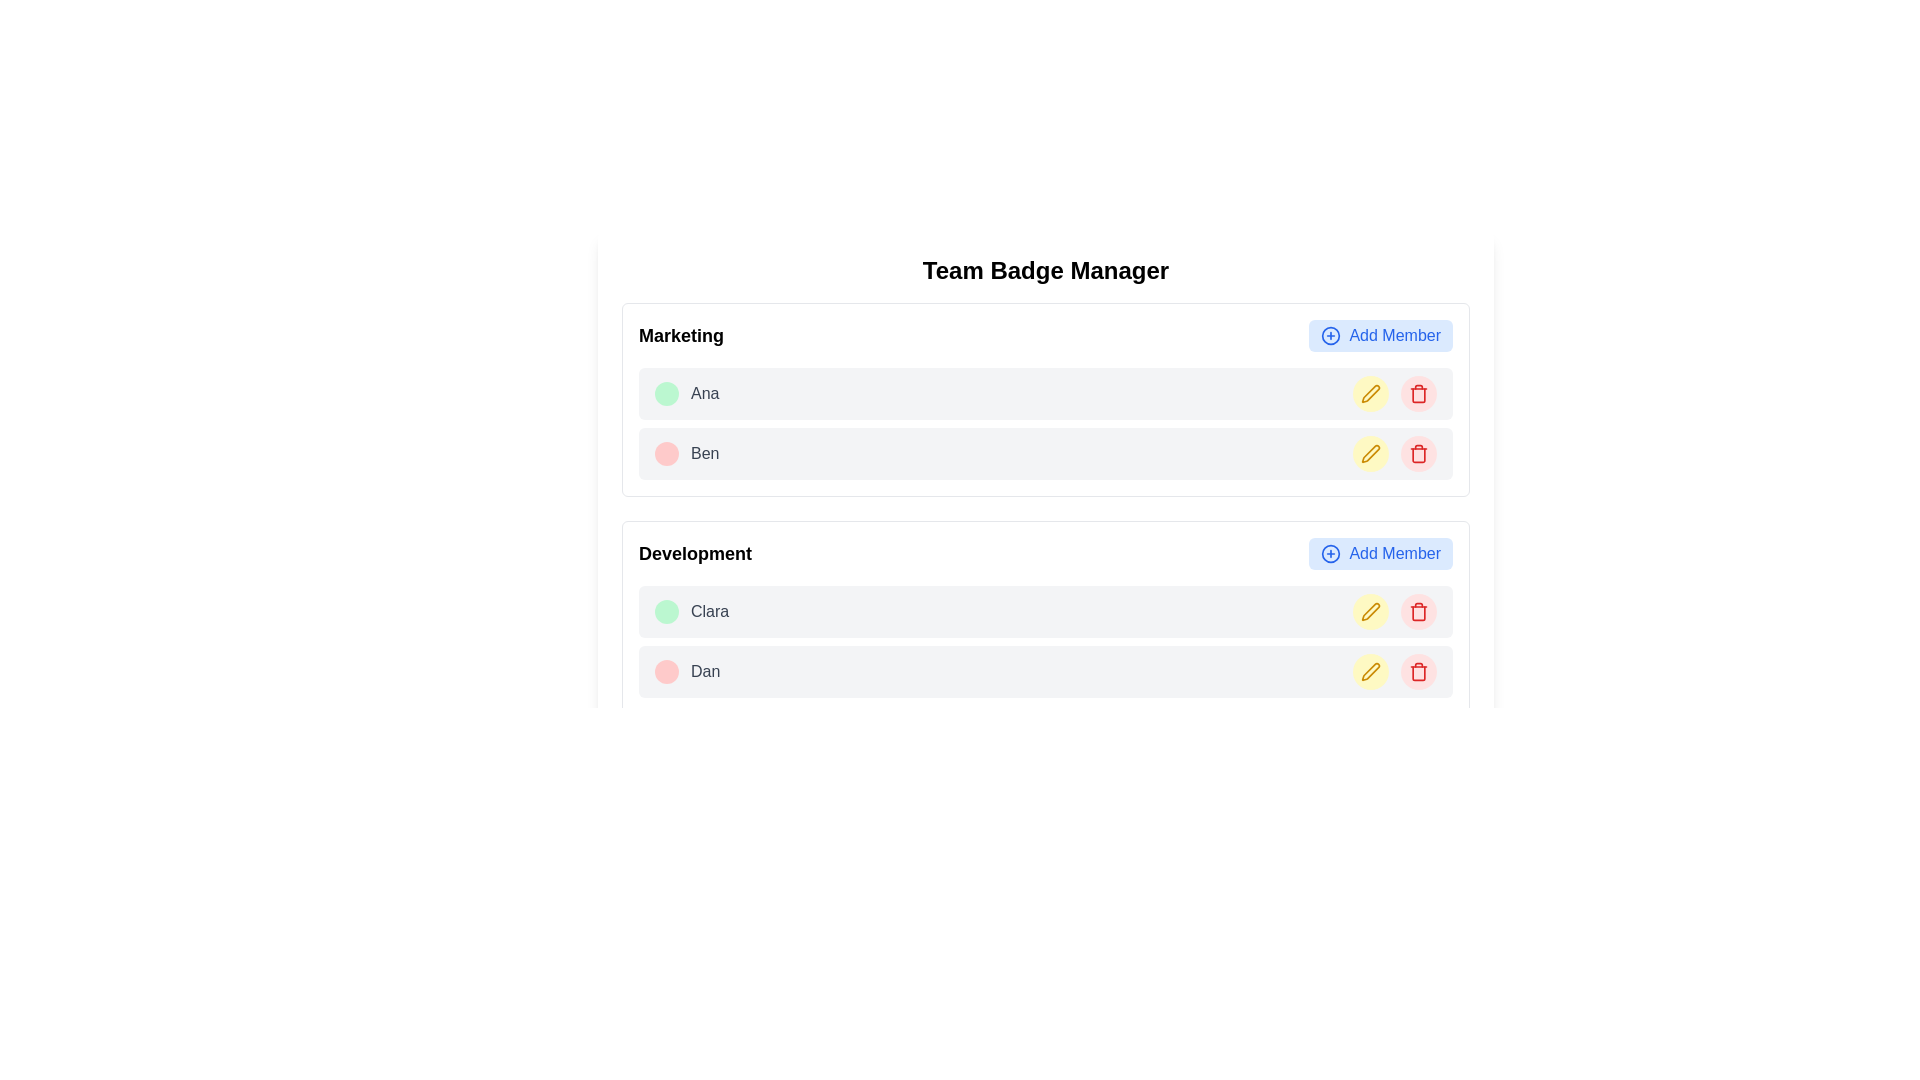  What do you see at coordinates (678, 458) in the screenshot?
I see `the circular badge icon with a red color scheme labeled 'Inactive' located in the second row of the 'Marketing' section above the name label 'Ben'` at bounding box center [678, 458].